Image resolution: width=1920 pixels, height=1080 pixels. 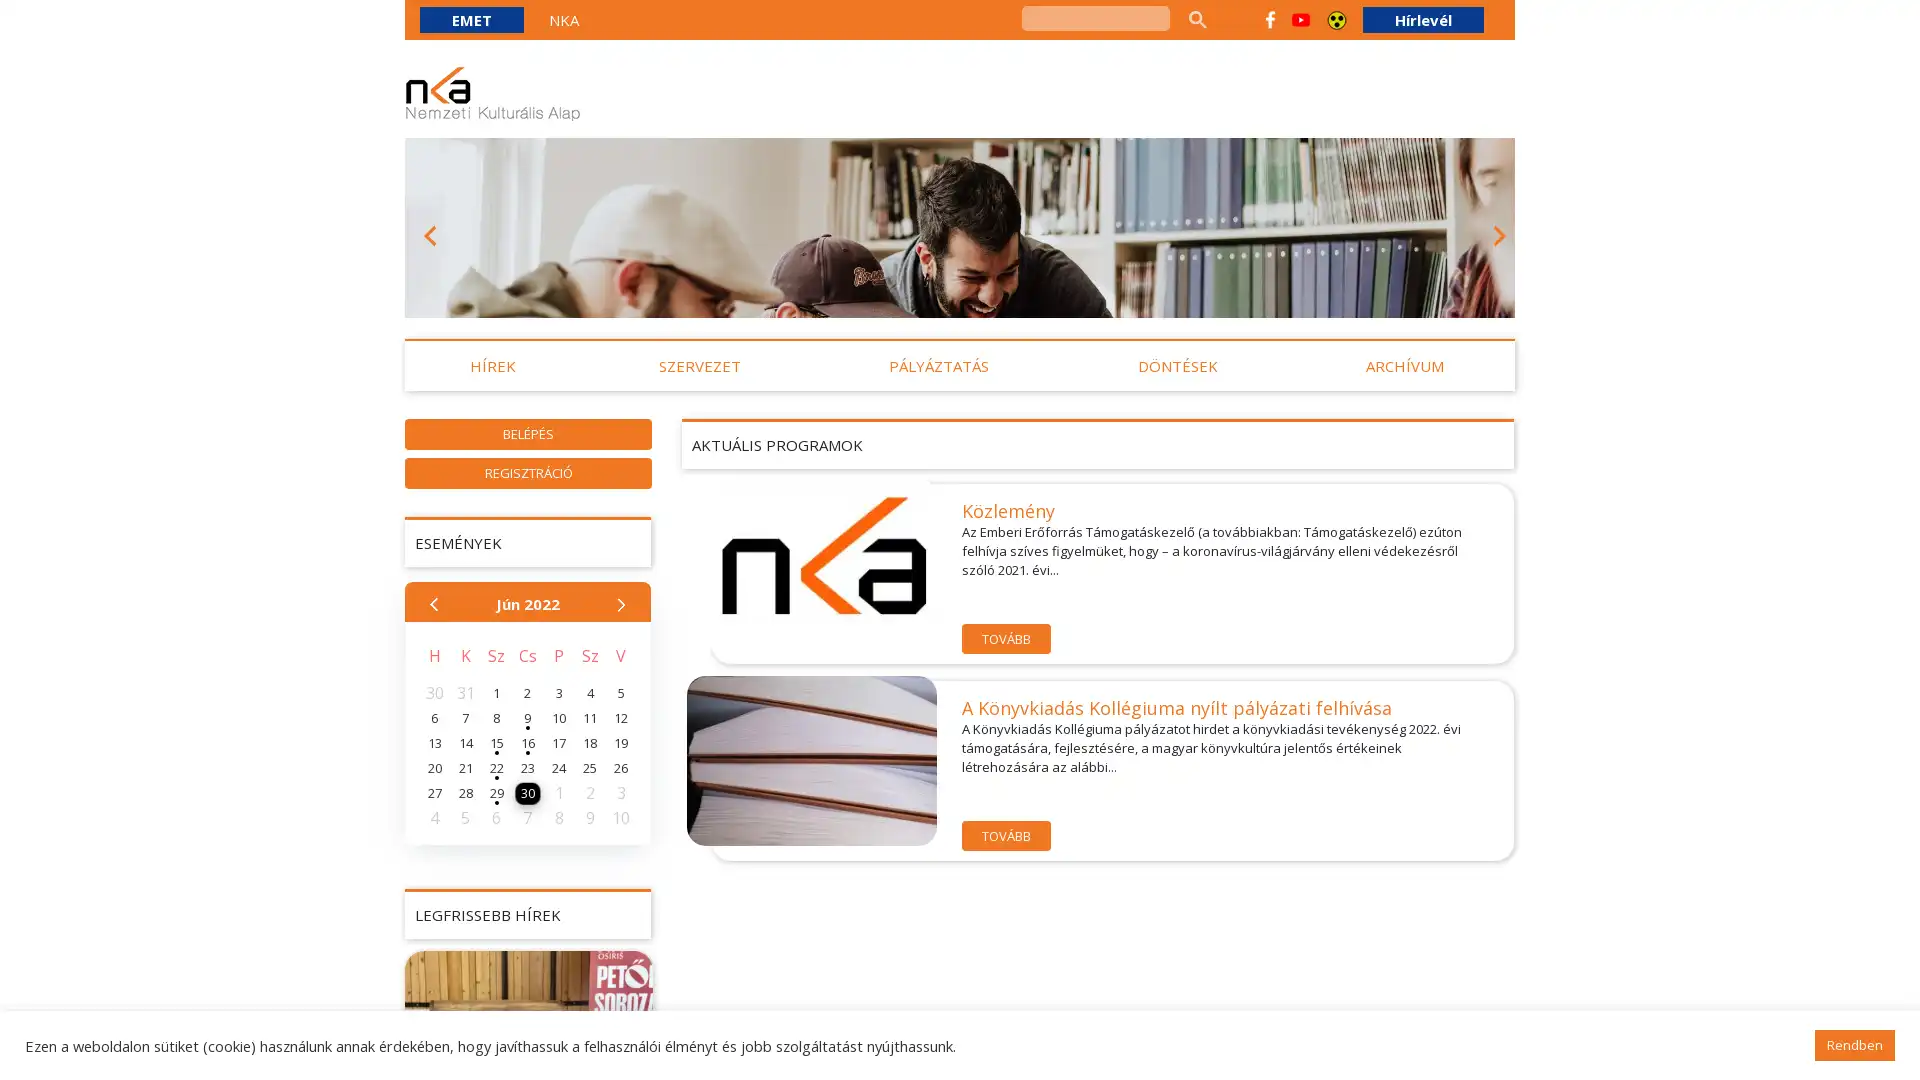 What do you see at coordinates (938, 366) in the screenshot?
I see `PALYAZTATAS` at bounding box center [938, 366].